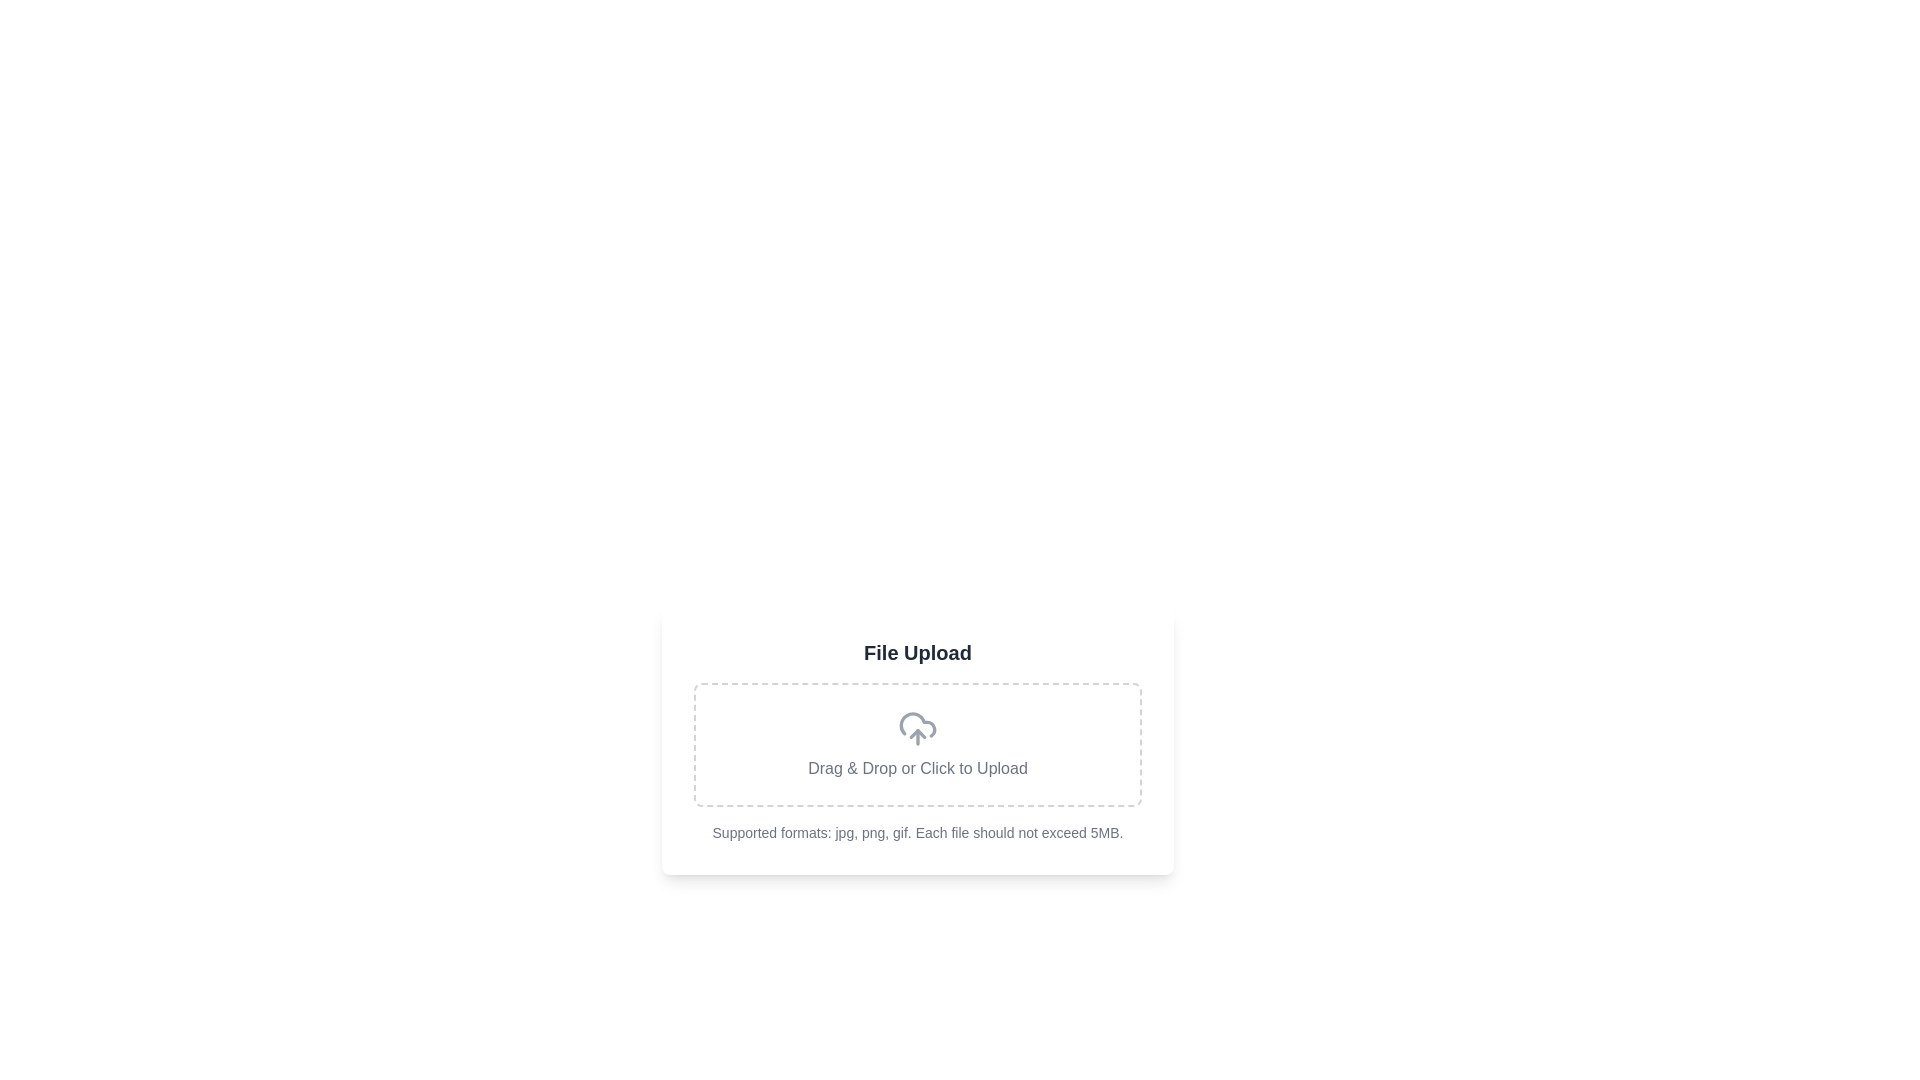 This screenshot has width=1920, height=1080. Describe the element at coordinates (916, 729) in the screenshot. I see `the upload icon which represents the action of uploading files, located above the text 'Drag & Drop or Click to Upload'` at that location.